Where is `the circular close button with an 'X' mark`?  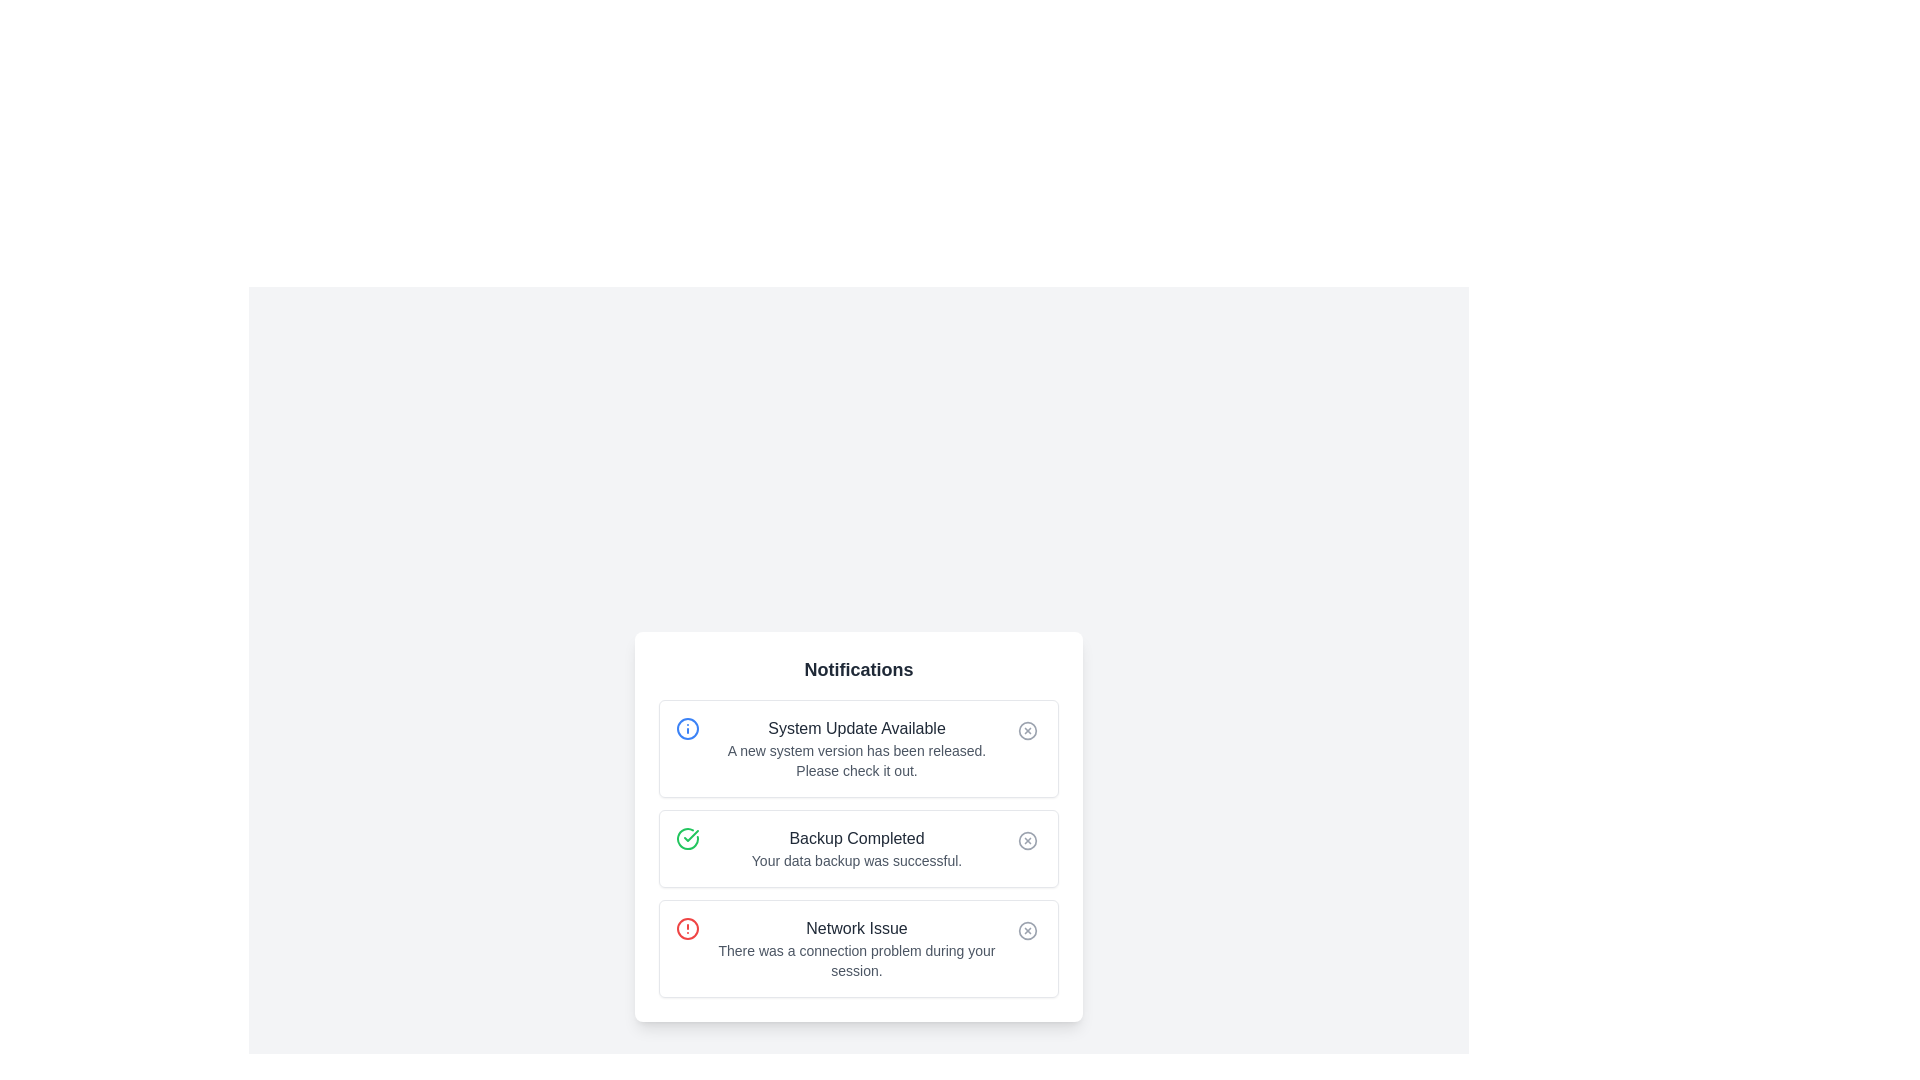 the circular close button with an 'X' mark is located at coordinates (1027, 731).